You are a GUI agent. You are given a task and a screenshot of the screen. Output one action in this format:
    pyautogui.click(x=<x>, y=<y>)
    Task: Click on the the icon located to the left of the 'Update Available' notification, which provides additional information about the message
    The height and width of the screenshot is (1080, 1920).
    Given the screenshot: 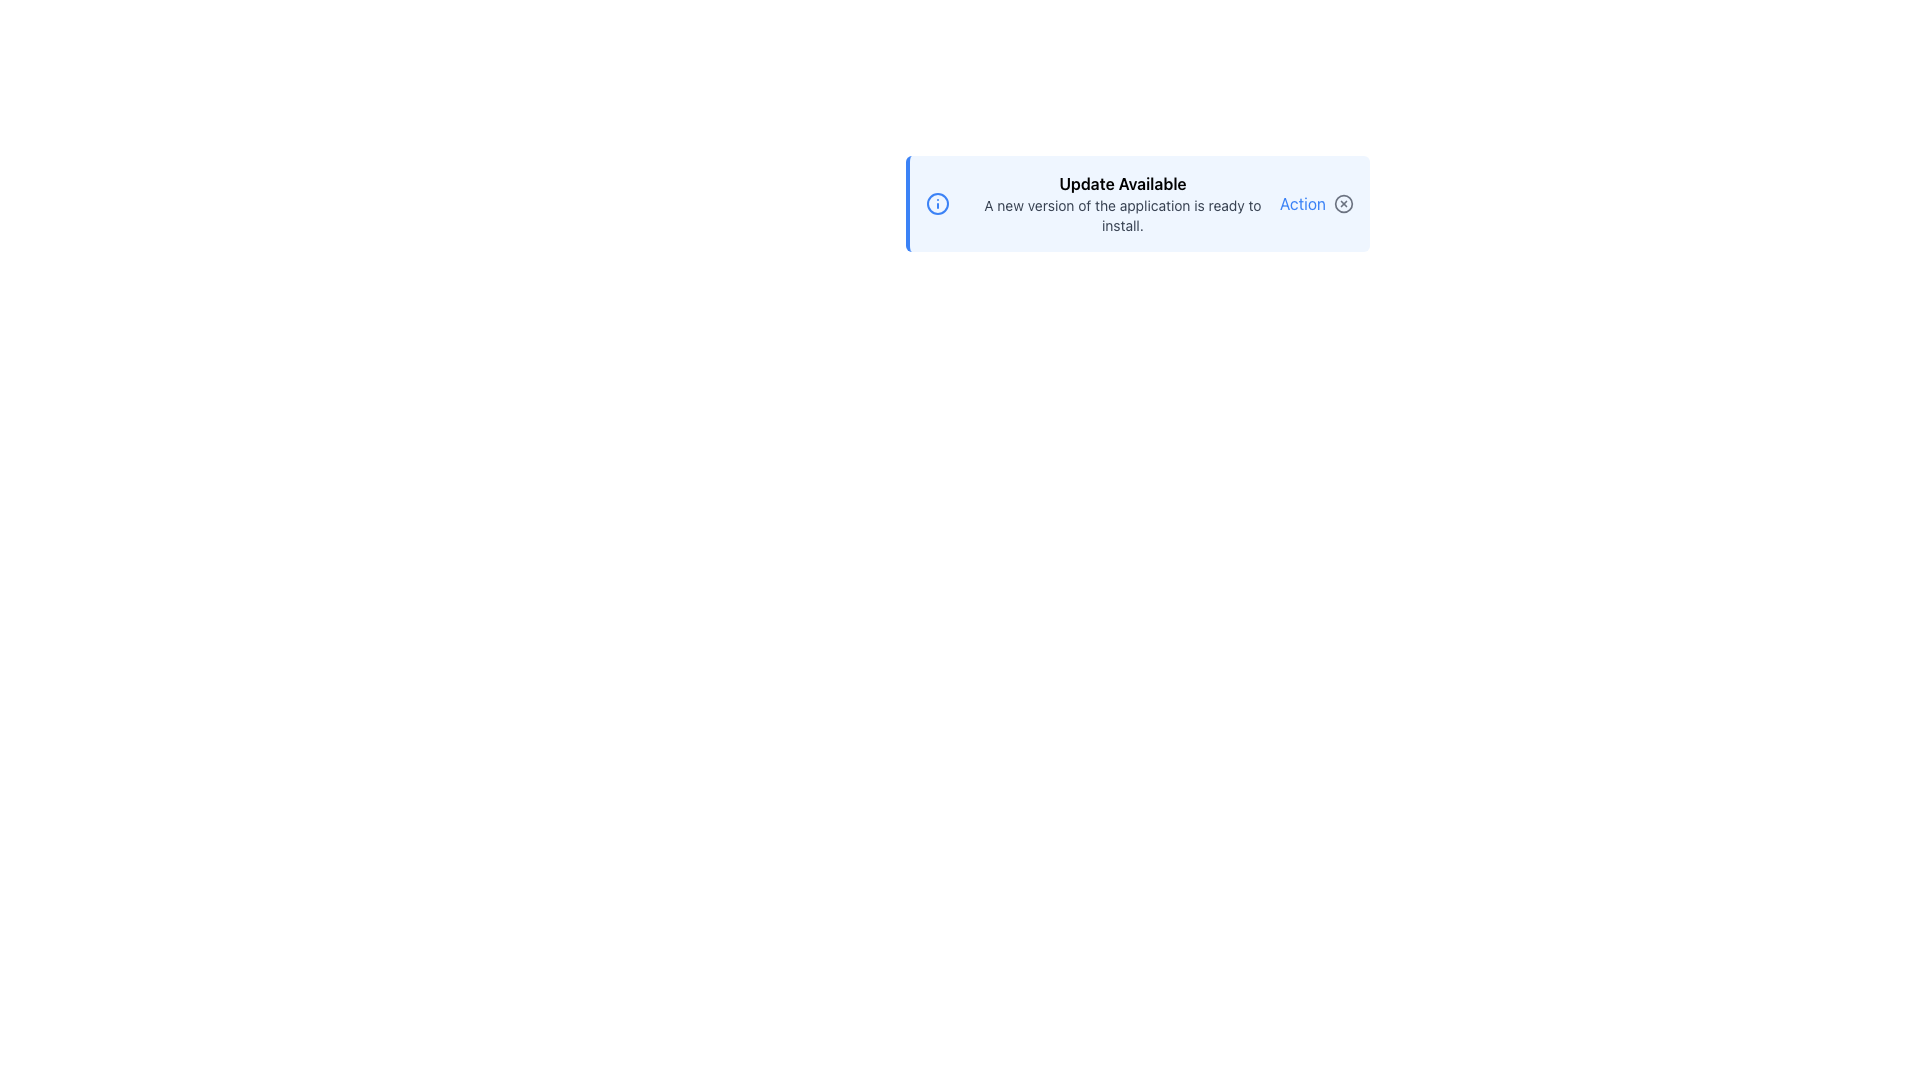 What is the action you would take?
    pyautogui.click(x=936, y=204)
    